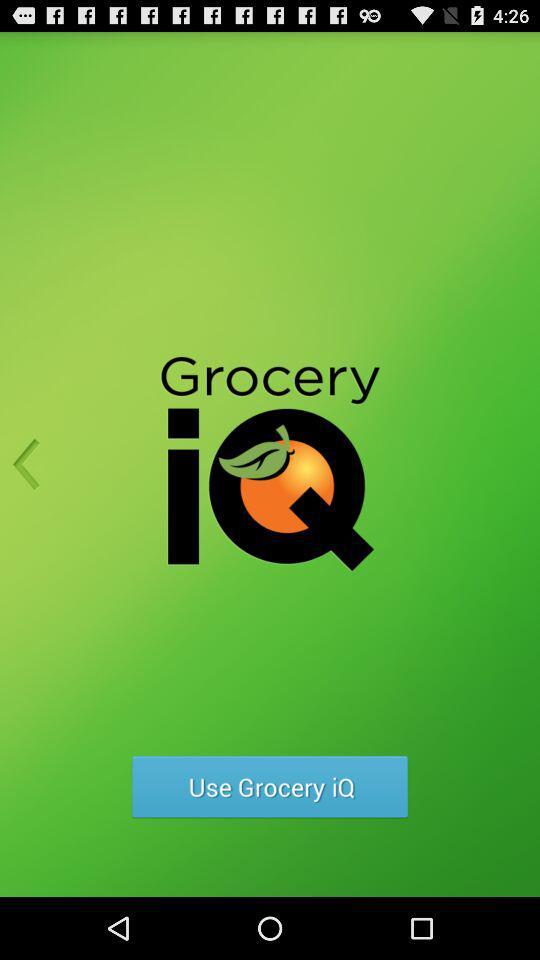 This screenshot has width=540, height=960. Describe the element at coordinates (31, 495) in the screenshot. I see `the arrow_backward icon` at that location.